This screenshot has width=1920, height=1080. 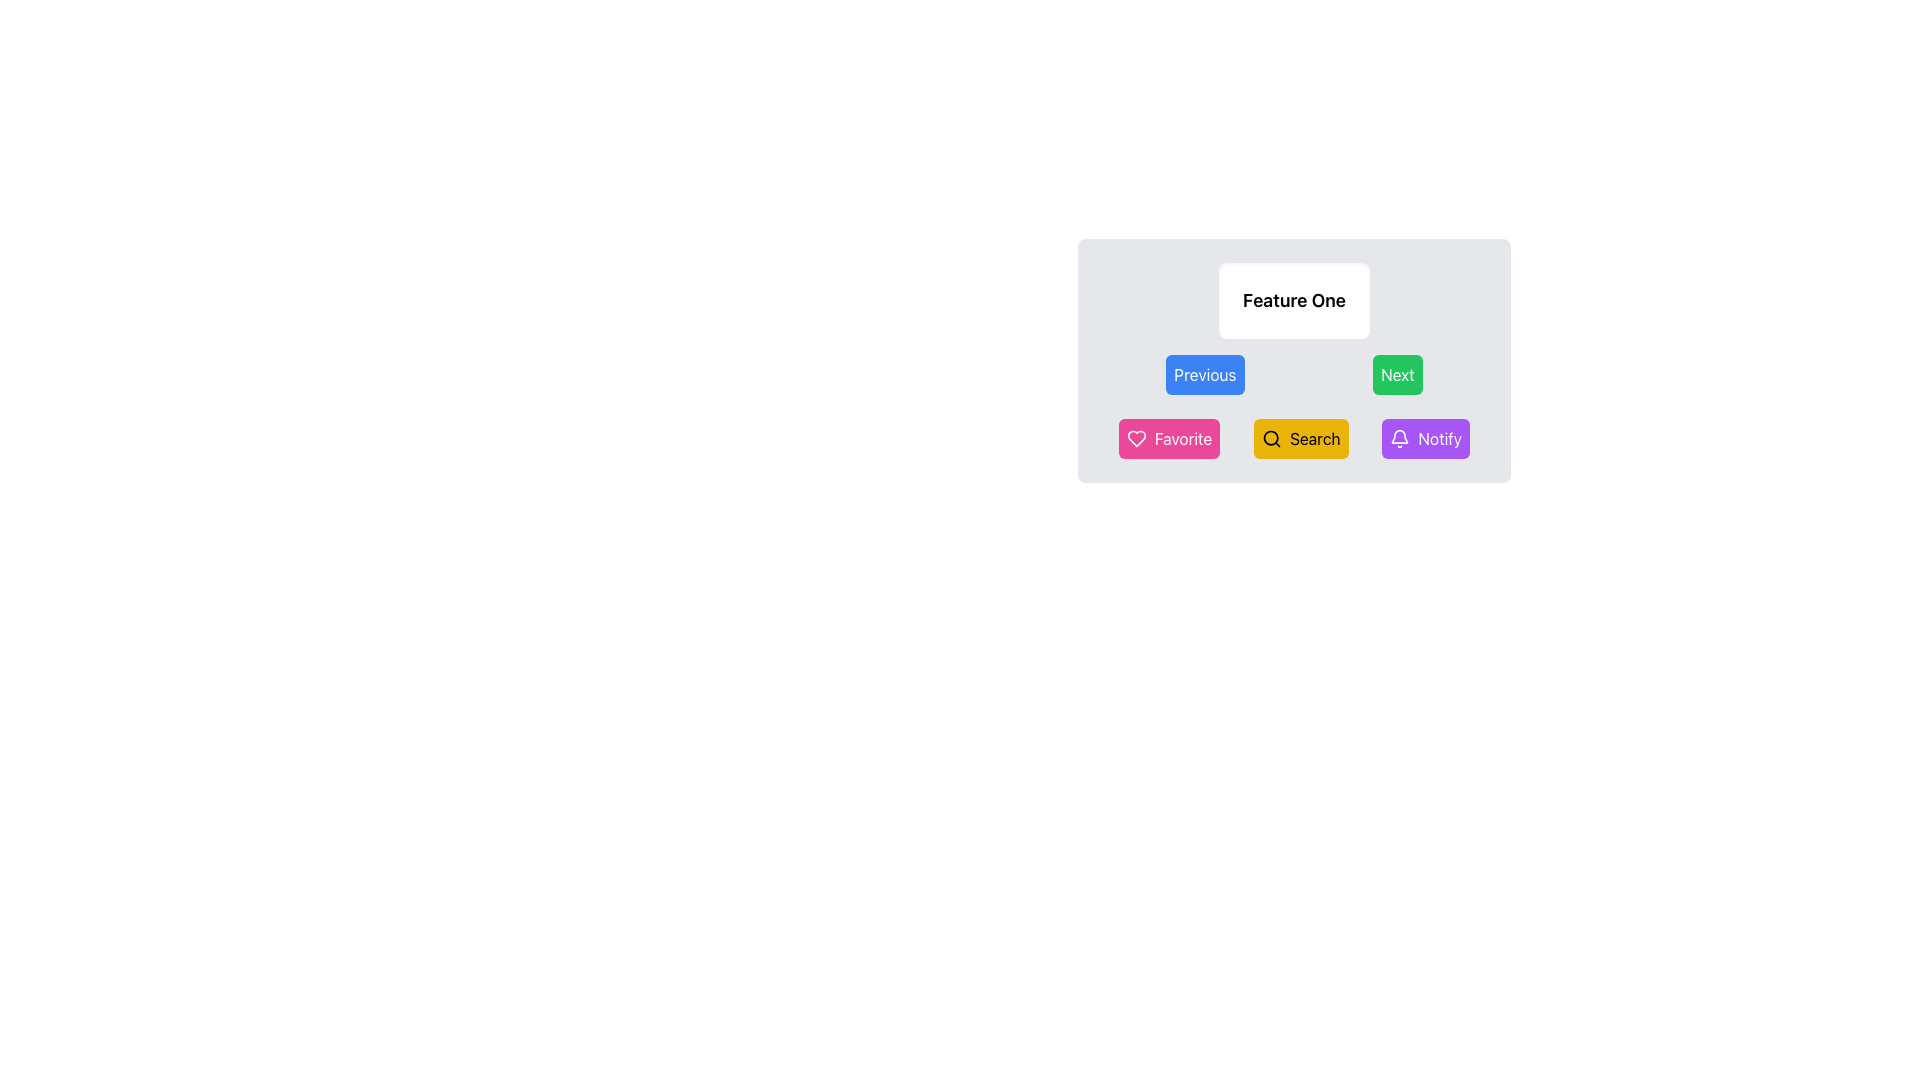 What do you see at coordinates (1136, 438) in the screenshot?
I see `the heart-shaped icon filled with pink color located below 'Feature One' to mark it as favorite` at bounding box center [1136, 438].